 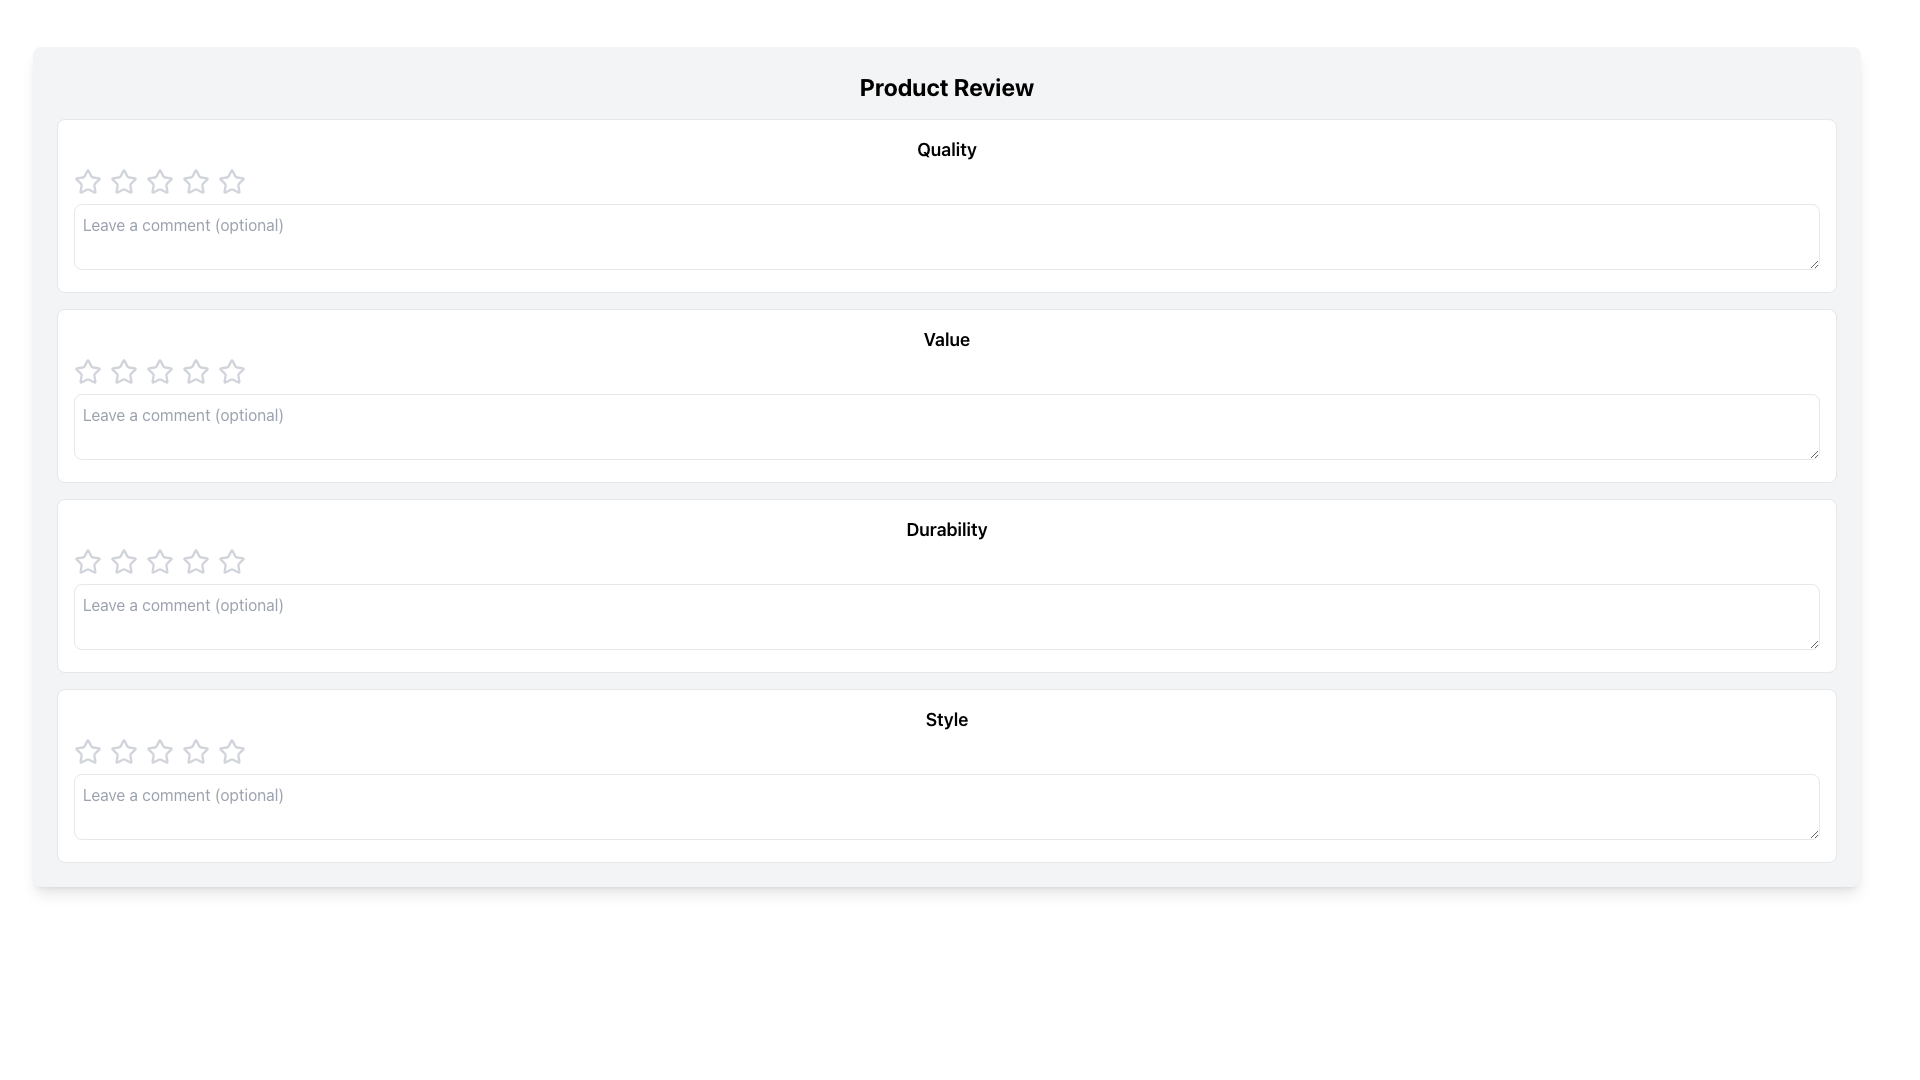 I want to click on the fourth star icon in the rating system, so click(x=158, y=752).